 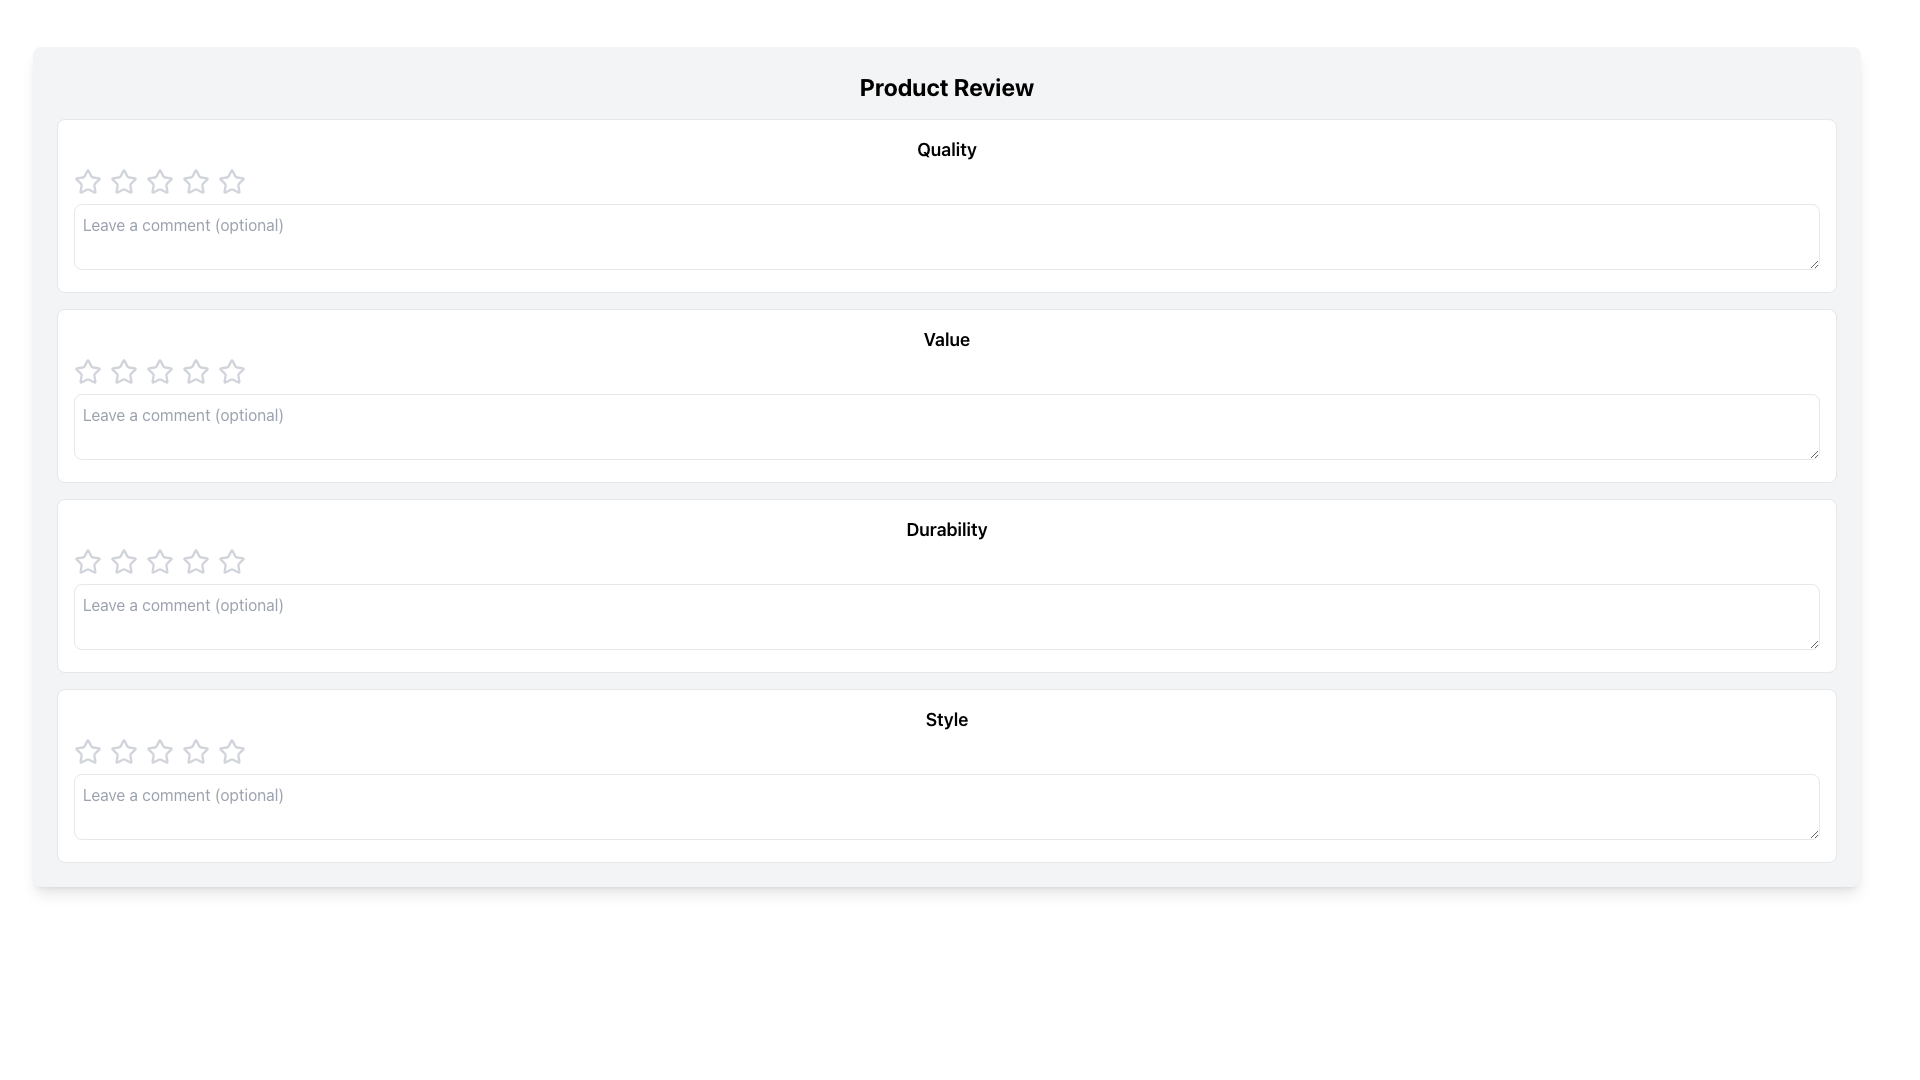 I want to click on the fourth star icon in the rating system, so click(x=158, y=752).